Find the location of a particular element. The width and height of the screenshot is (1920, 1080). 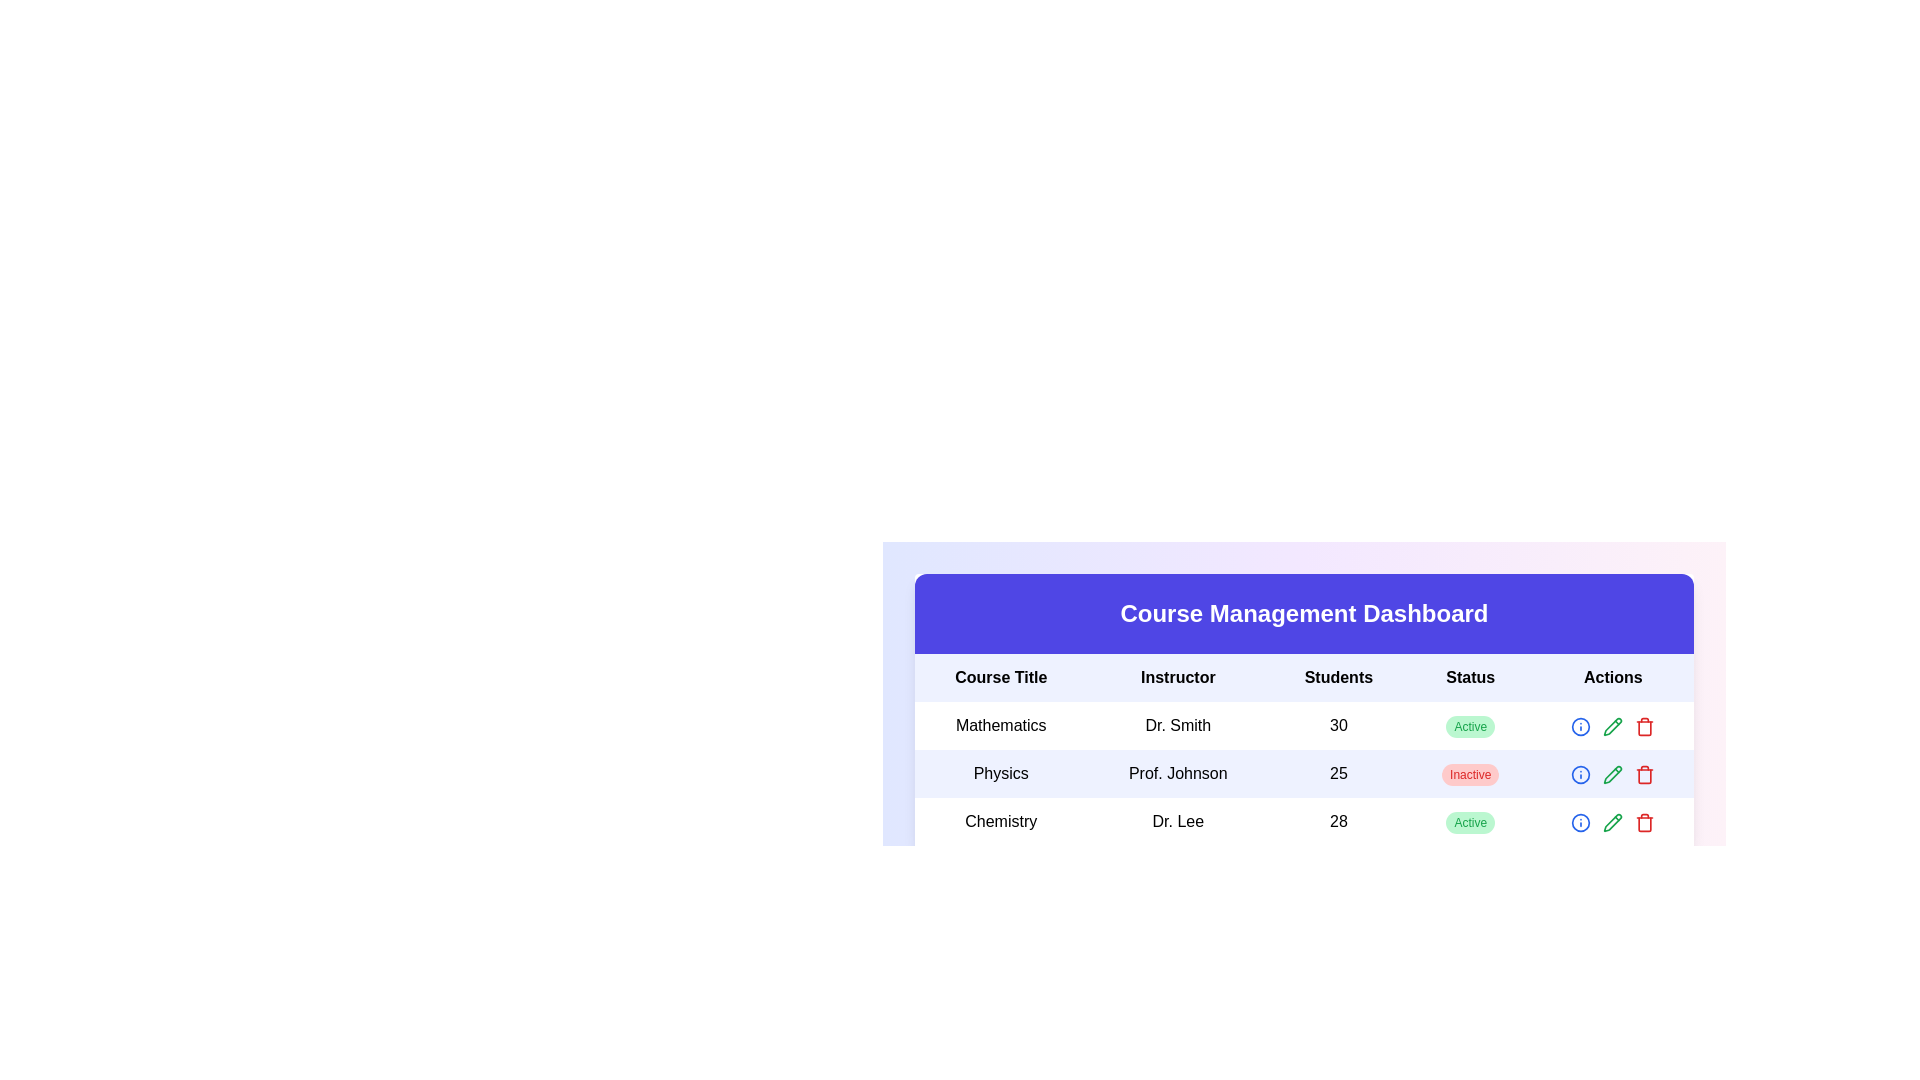

the text label displaying 'Mathematics' in black font on a white background, which is located in the first visible row under the 'Course Title' column of the table is located at coordinates (1001, 725).